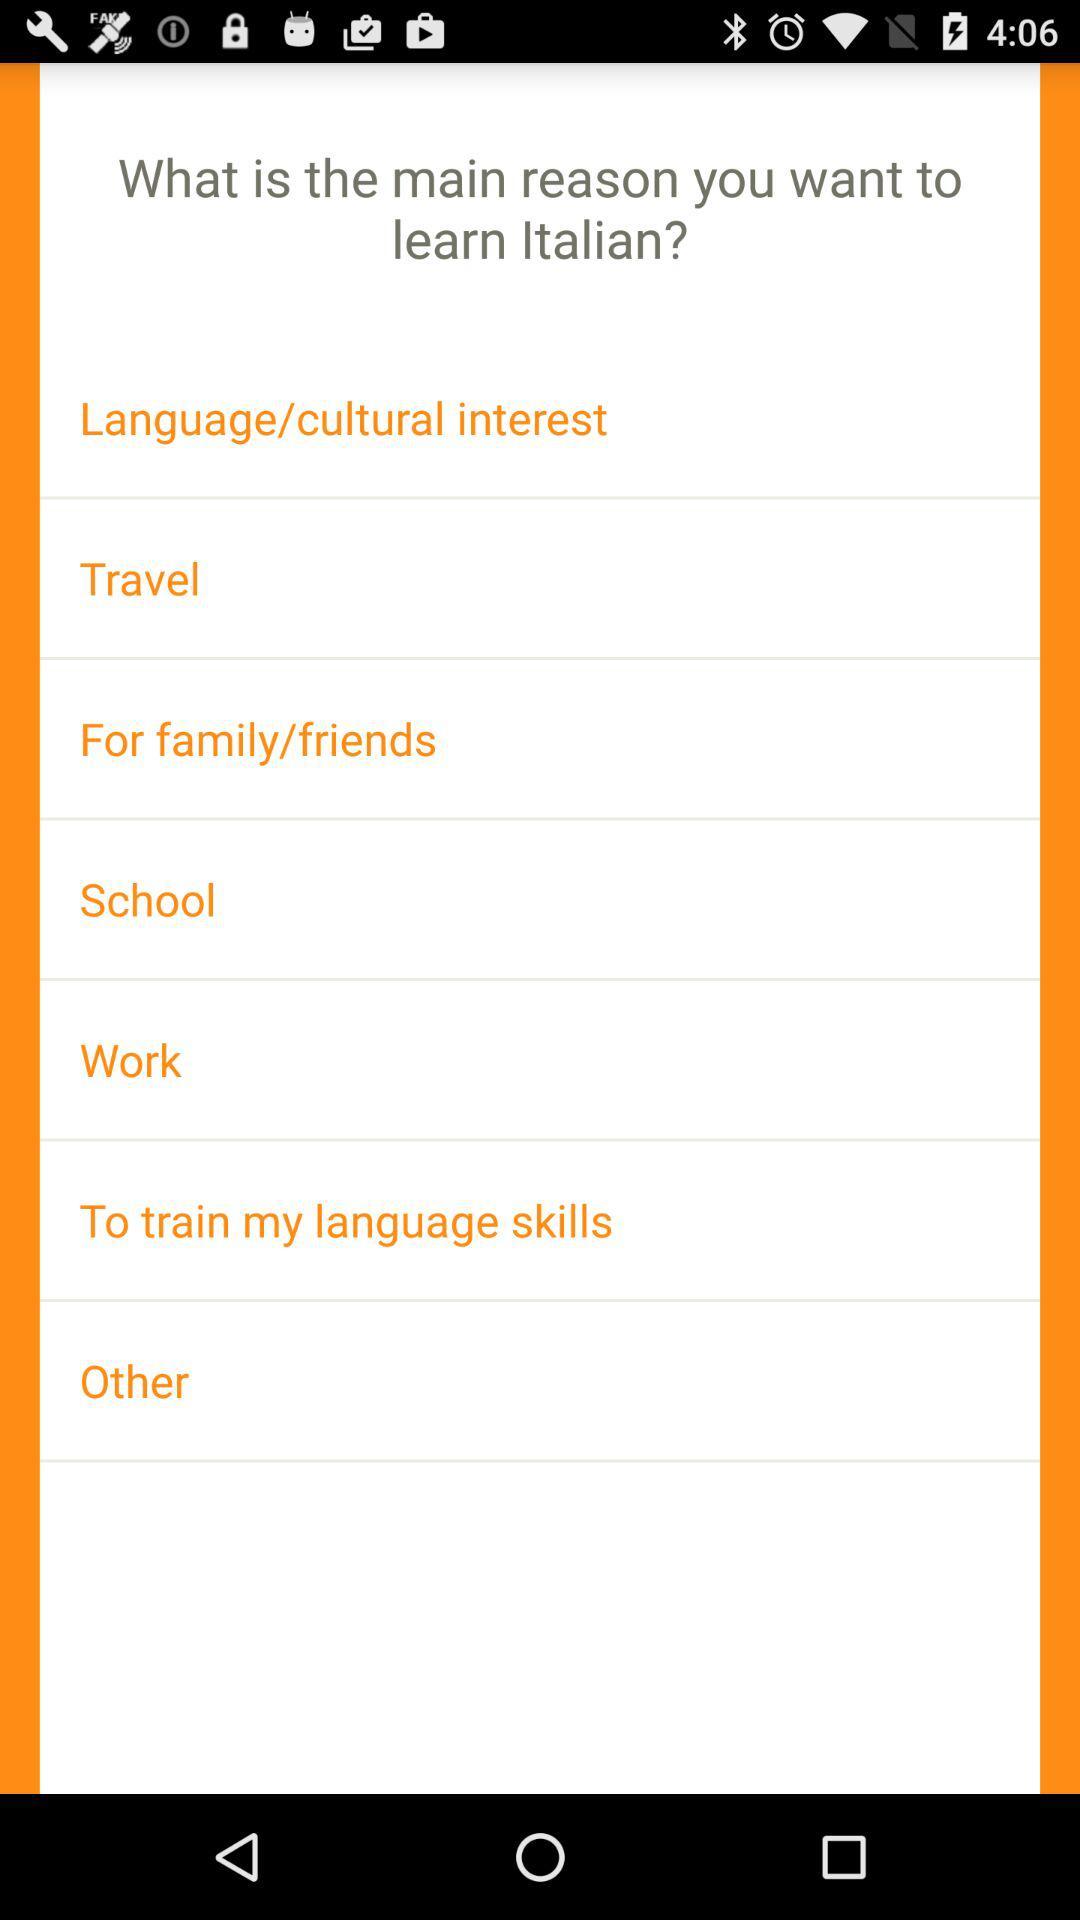  What do you see at coordinates (540, 1058) in the screenshot?
I see `app below the school icon` at bounding box center [540, 1058].